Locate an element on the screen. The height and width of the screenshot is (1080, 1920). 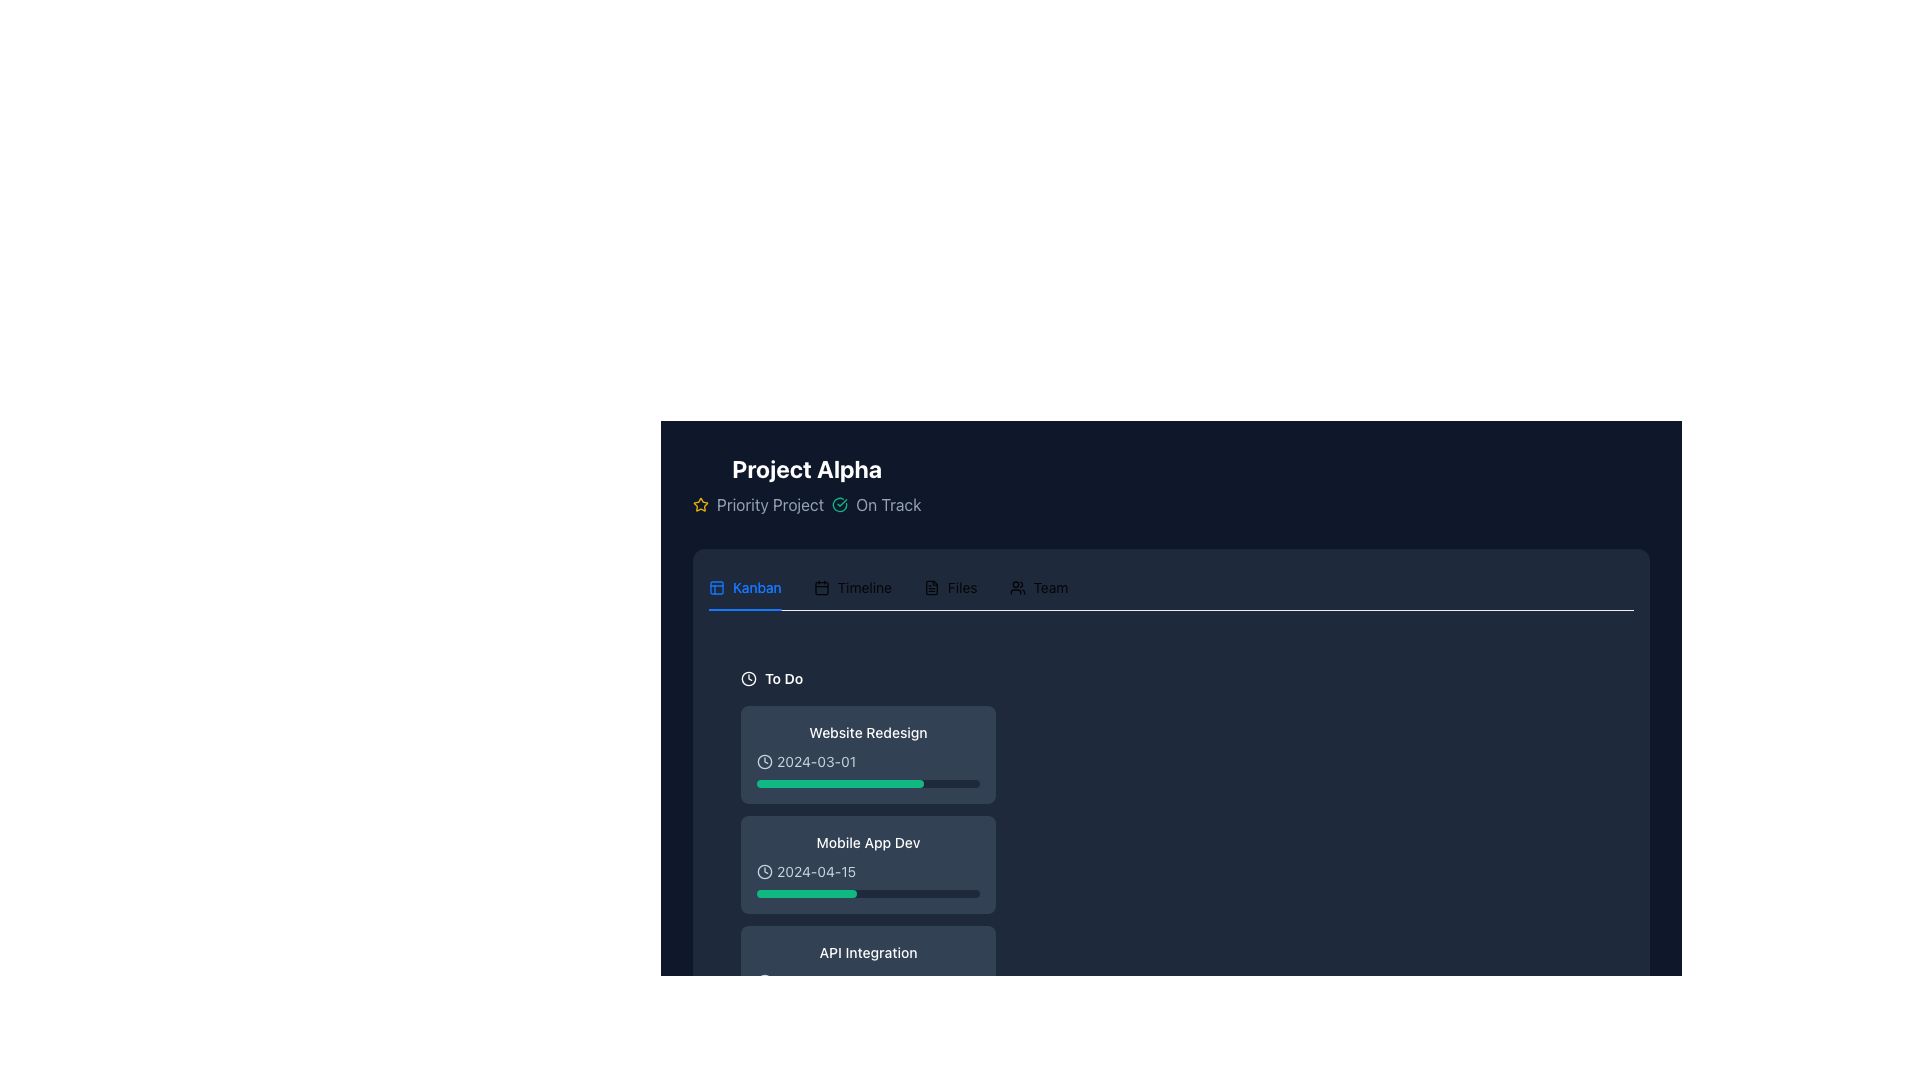
the visual indicator icon located on the left side of the 'Project Alpha' title, just above the 'Priority Project' status label is located at coordinates (700, 503).